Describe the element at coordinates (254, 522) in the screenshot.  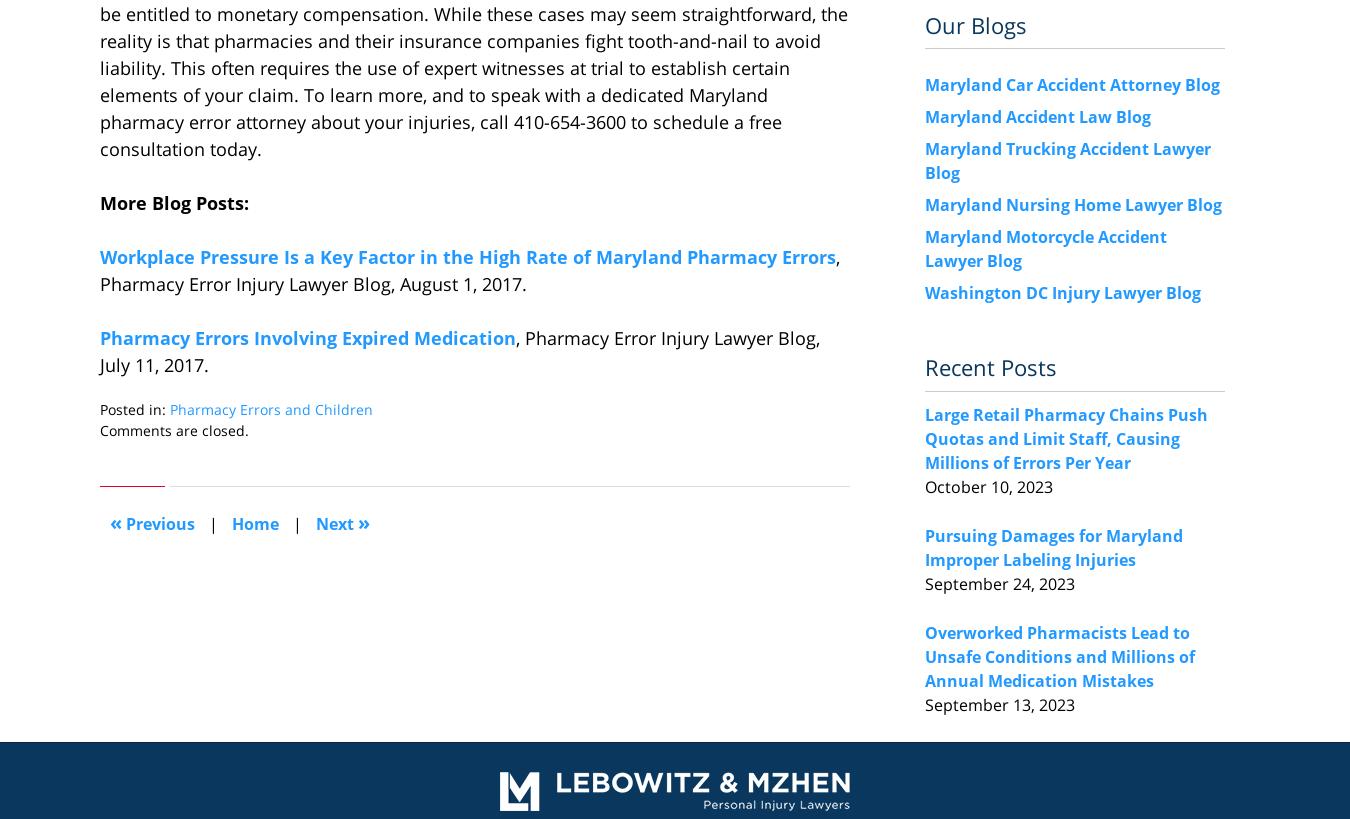
I see `'Home'` at that location.